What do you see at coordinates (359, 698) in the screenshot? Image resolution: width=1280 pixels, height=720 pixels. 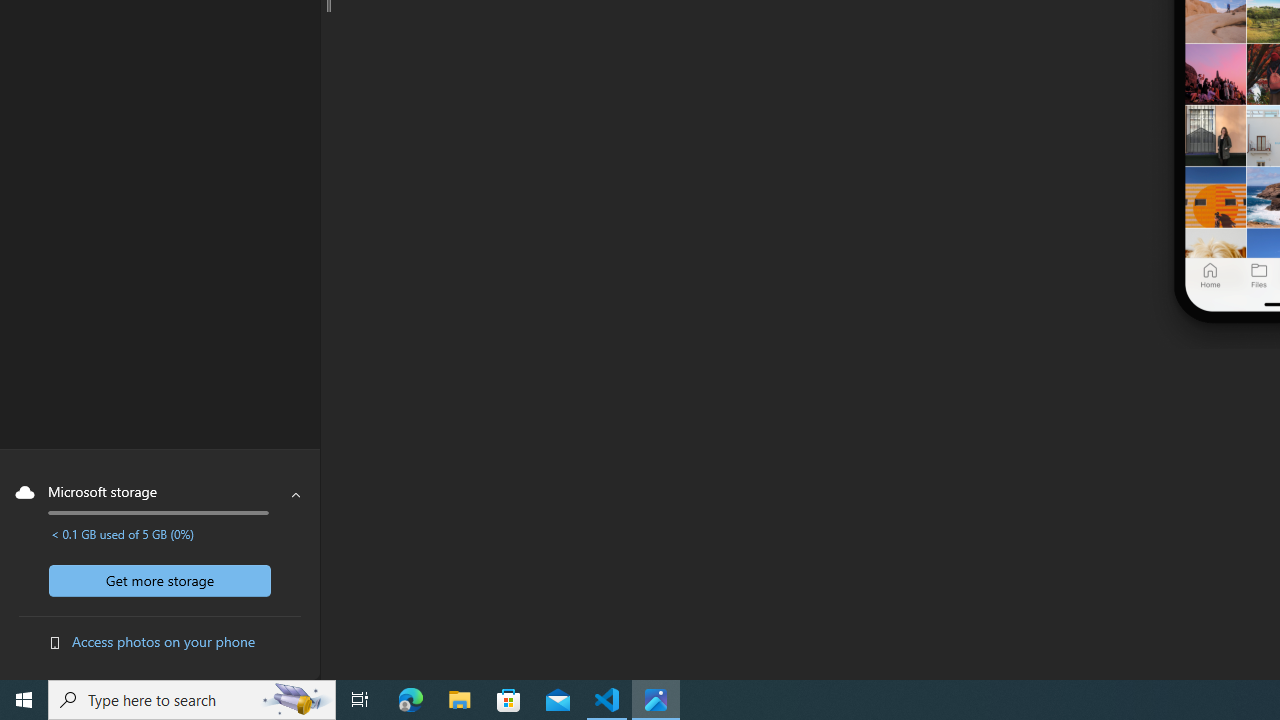 I see `'Task View'` at bounding box center [359, 698].